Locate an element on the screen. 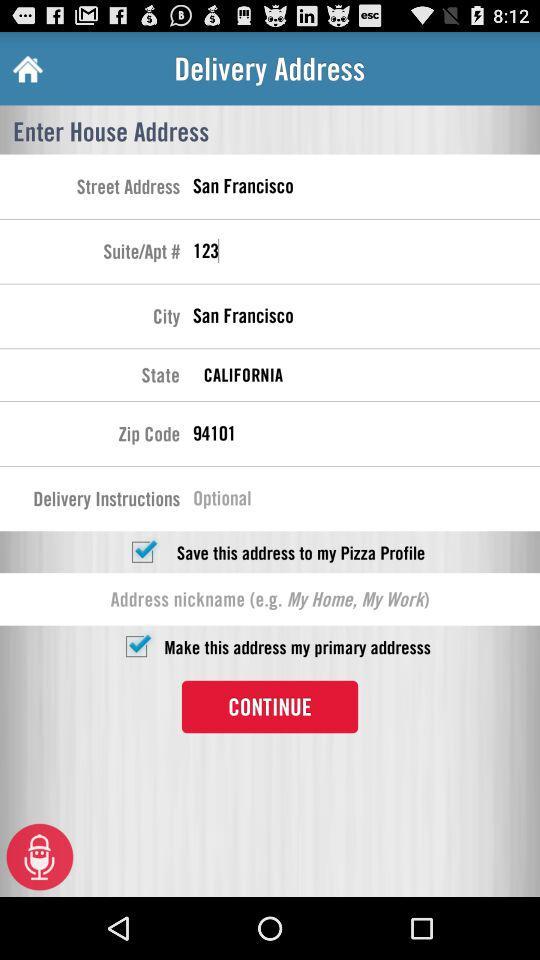 The image size is (540, 960). box shows address is located at coordinates (270, 599).